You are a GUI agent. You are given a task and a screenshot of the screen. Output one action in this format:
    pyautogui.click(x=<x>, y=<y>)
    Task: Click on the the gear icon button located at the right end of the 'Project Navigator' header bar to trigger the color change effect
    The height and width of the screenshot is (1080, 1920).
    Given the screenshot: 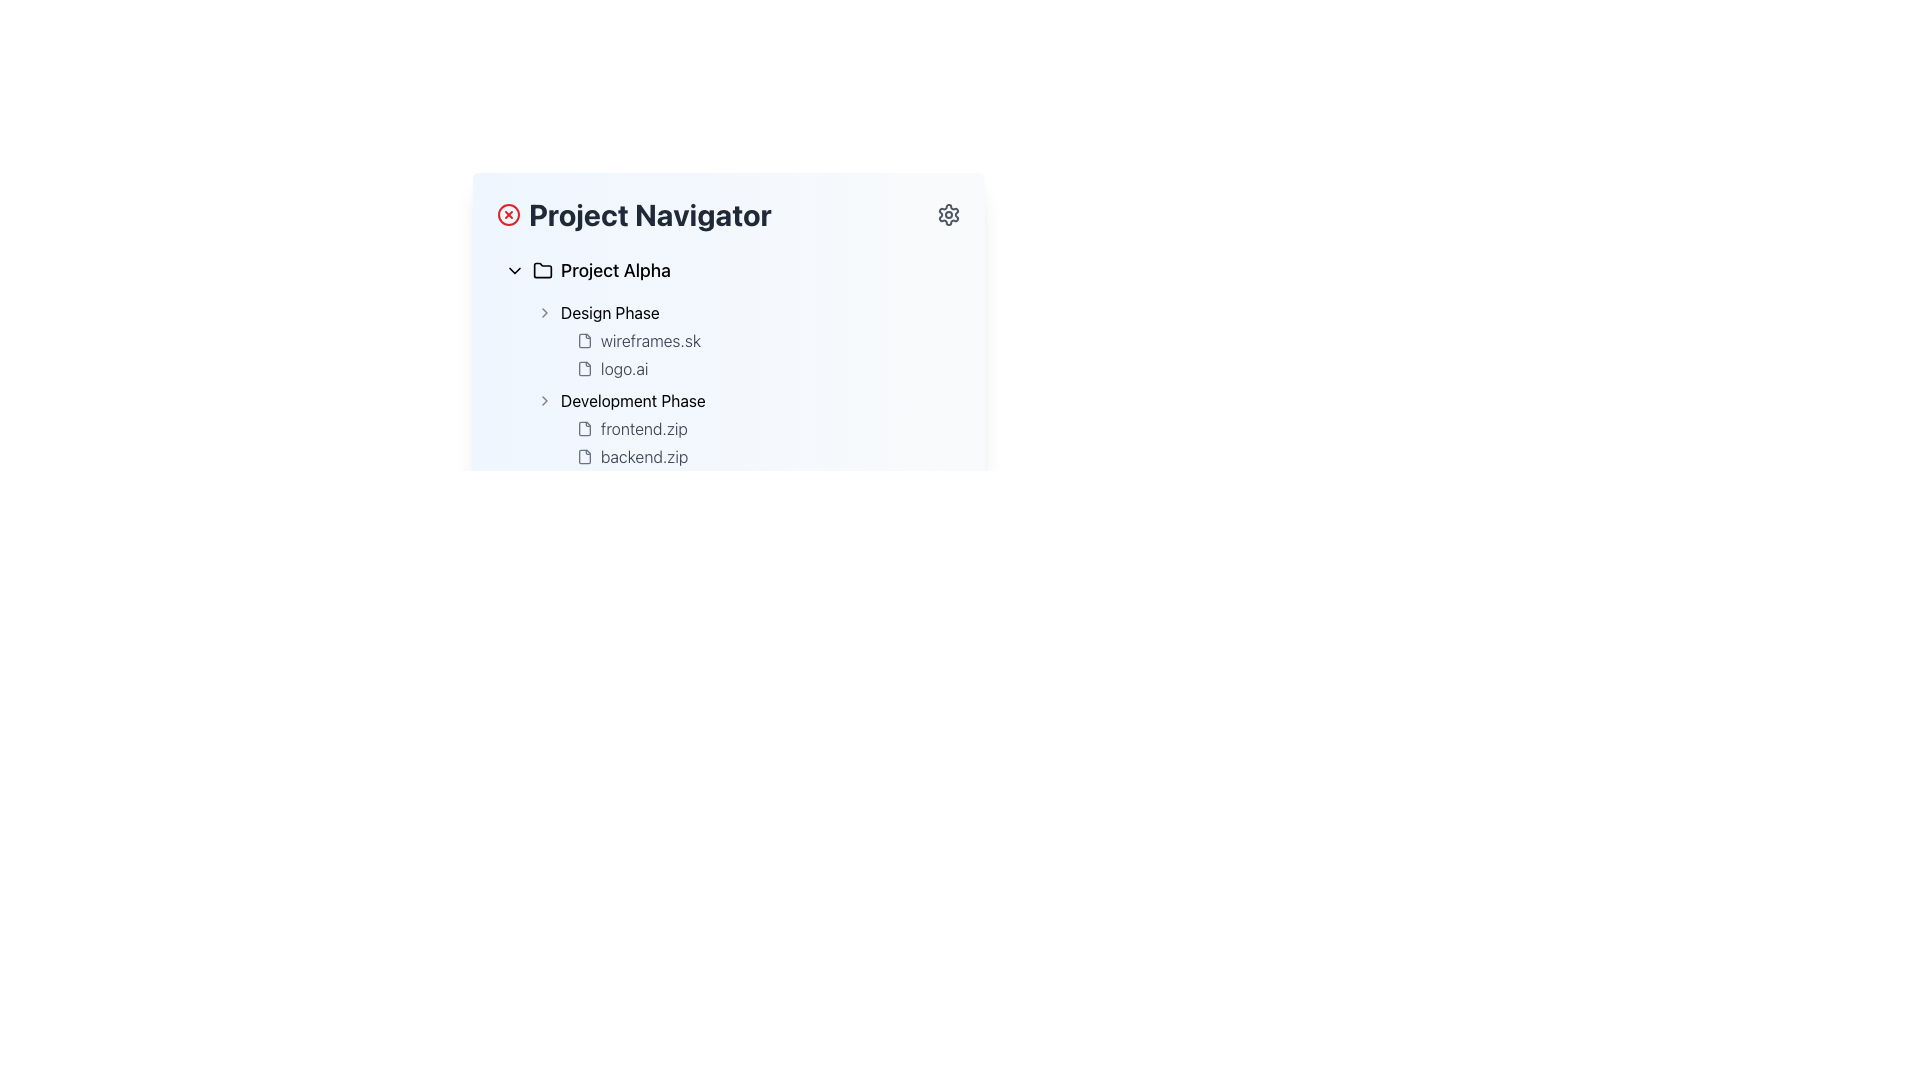 What is the action you would take?
    pyautogui.click(x=948, y=215)
    